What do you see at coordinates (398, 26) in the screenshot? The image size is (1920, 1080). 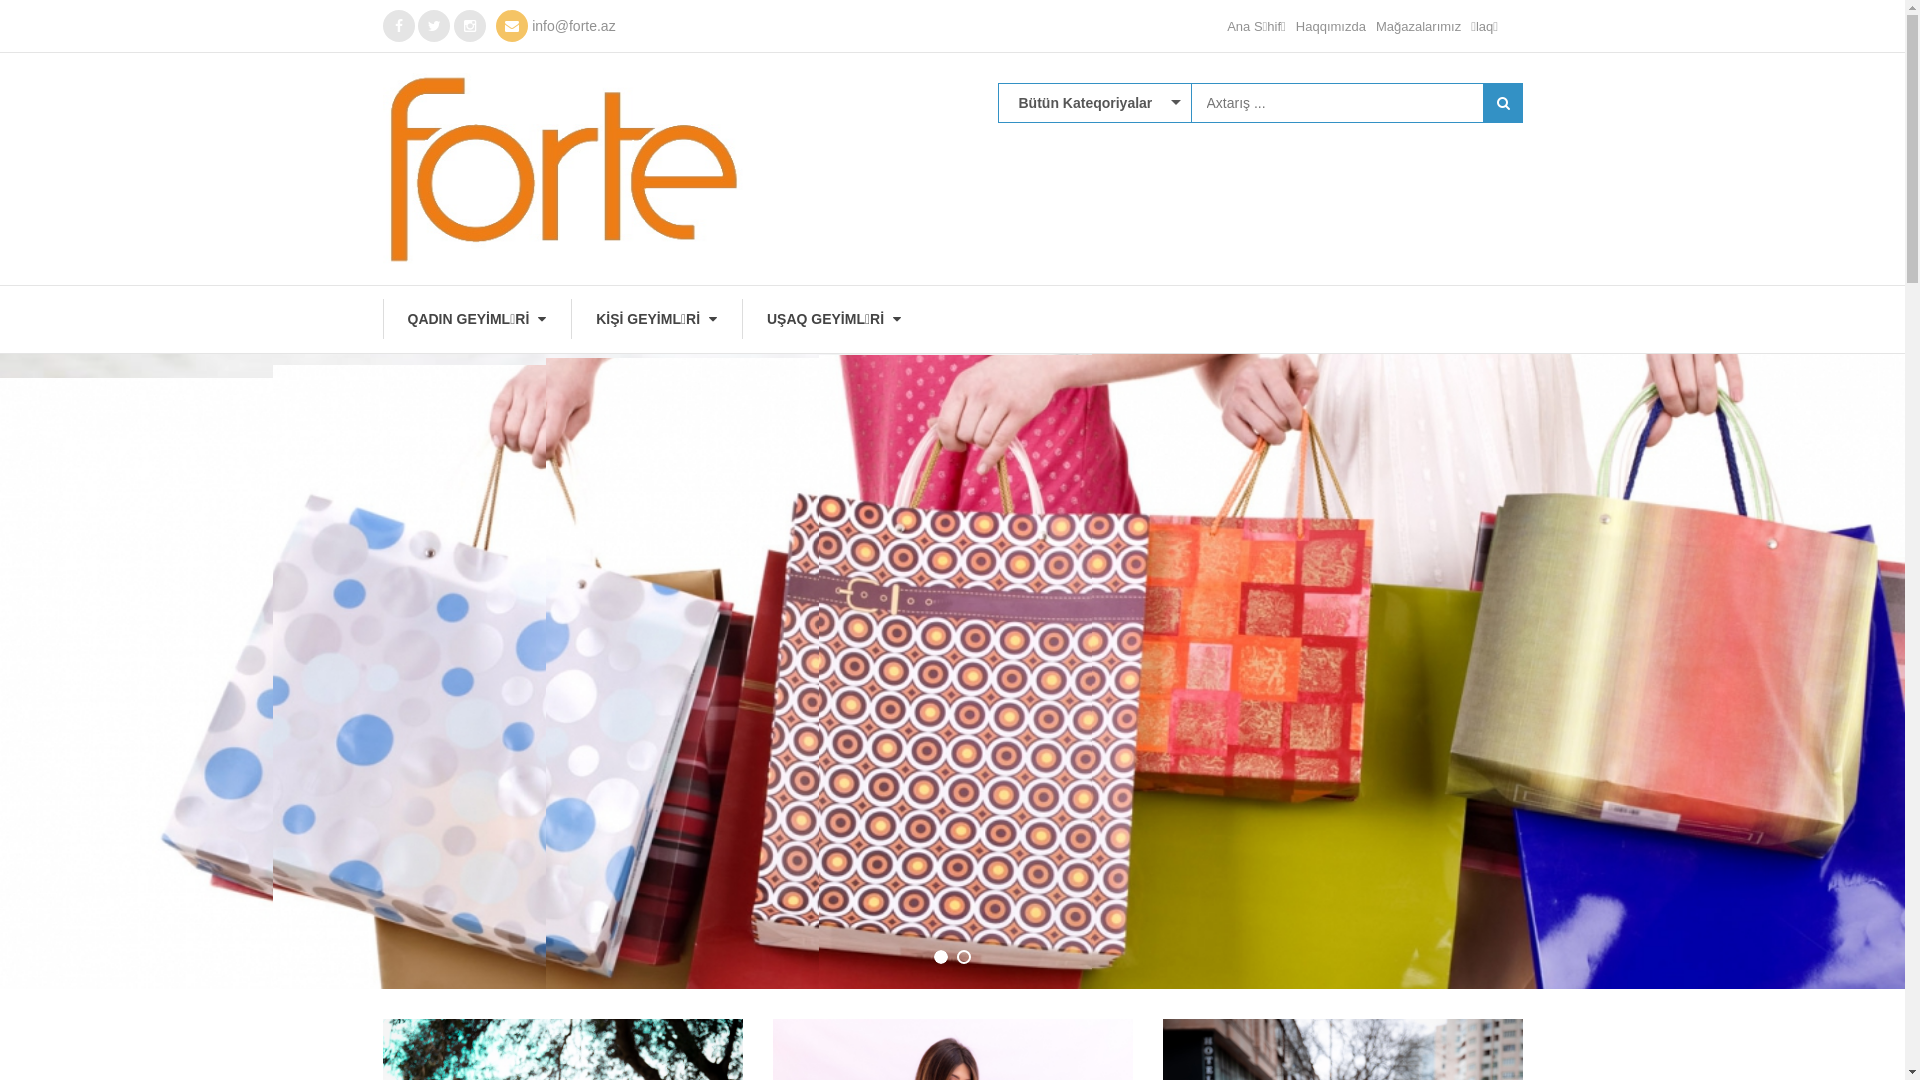 I see `'Facebook'` at bounding box center [398, 26].